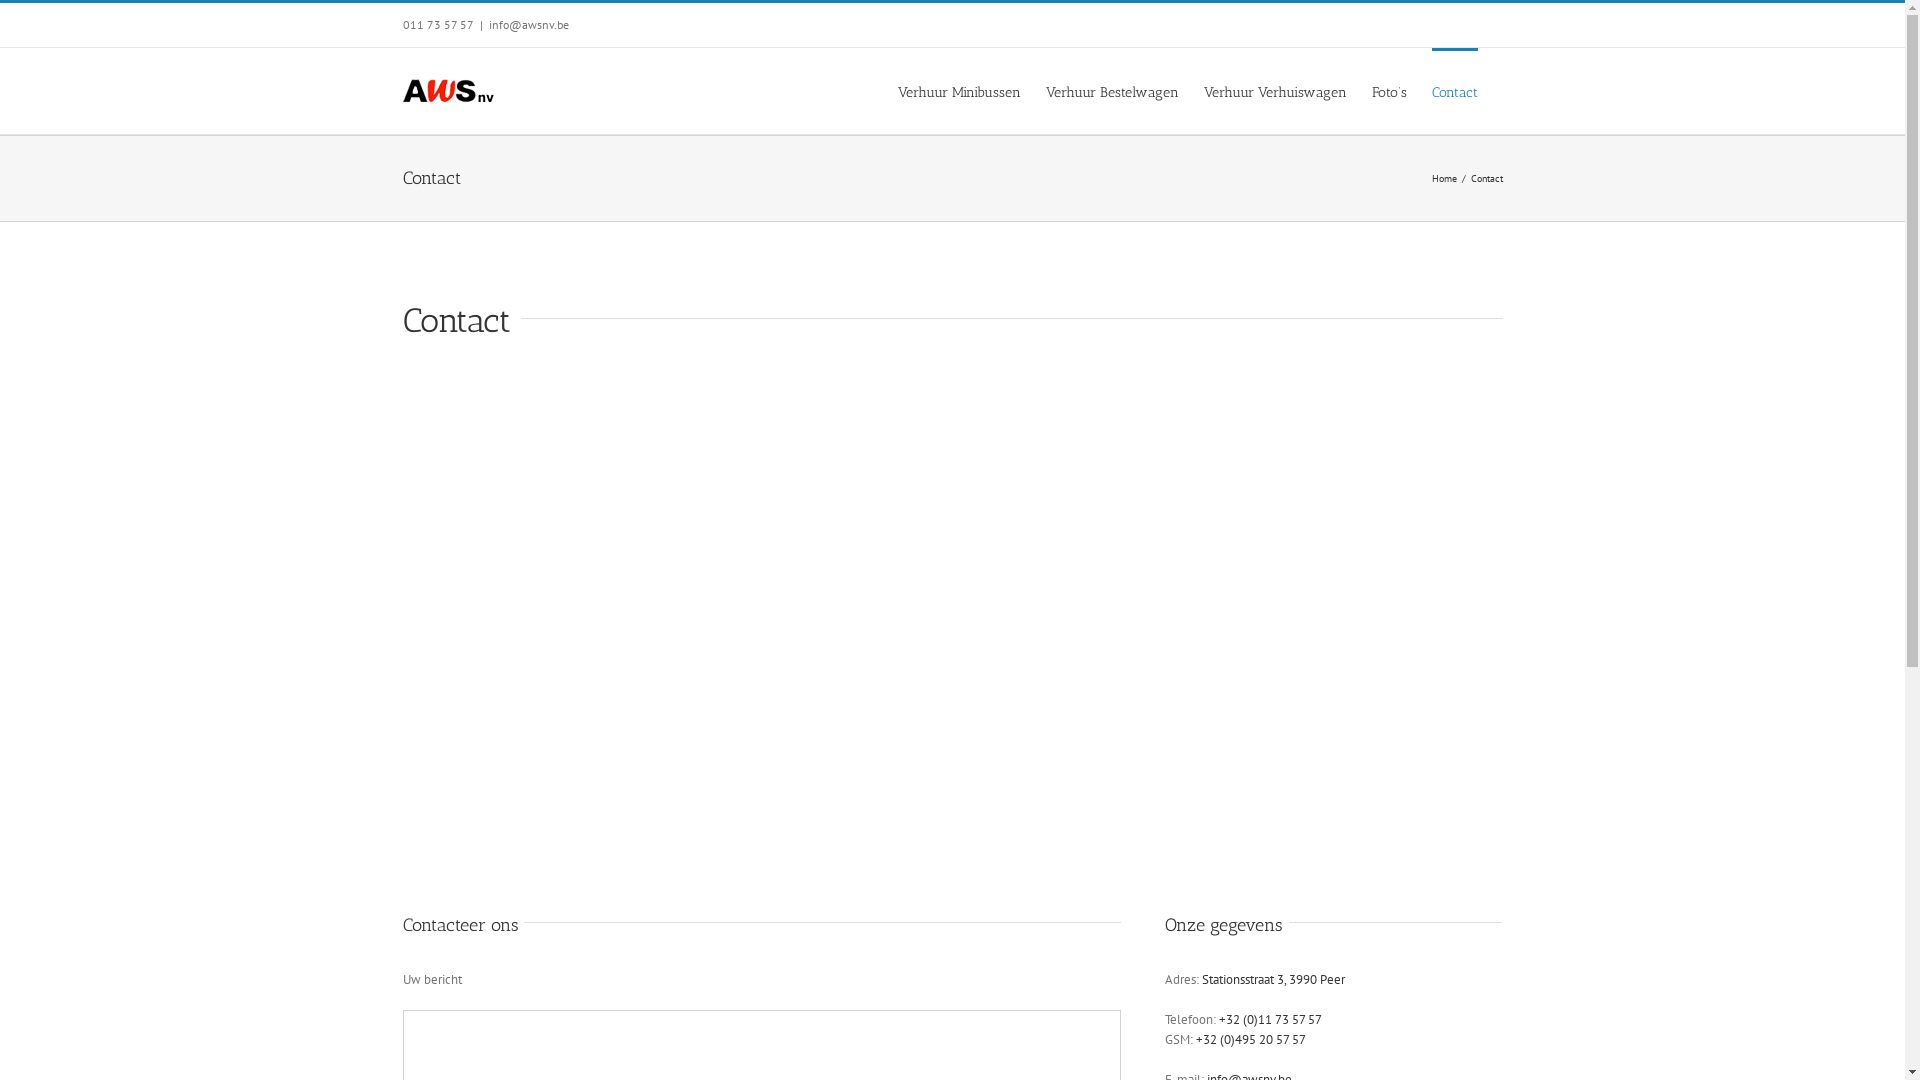 The image size is (1920, 1080). I want to click on 'Home', so click(1444, 177).